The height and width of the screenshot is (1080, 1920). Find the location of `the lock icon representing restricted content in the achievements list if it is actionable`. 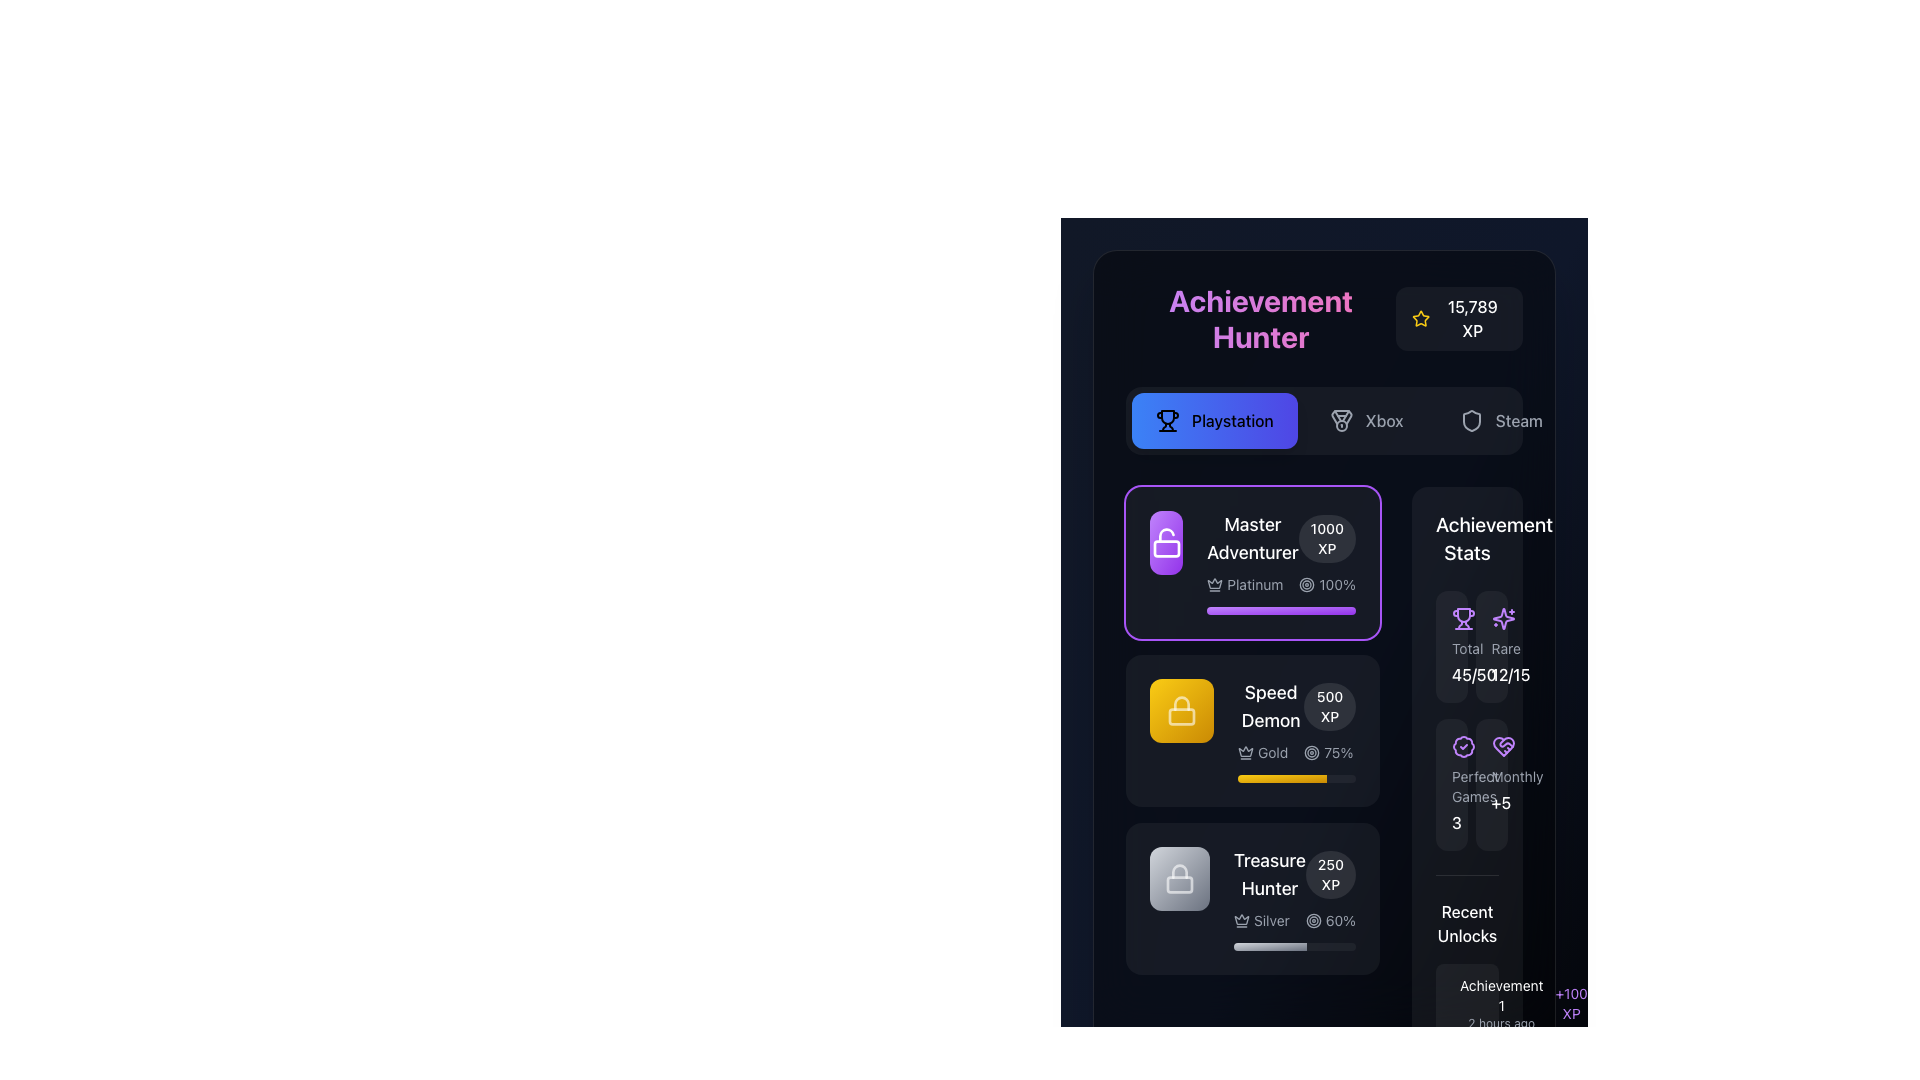

the lock icon representing restricted content in the achievements list if it is actionable is located at coordinates (1180, 878).